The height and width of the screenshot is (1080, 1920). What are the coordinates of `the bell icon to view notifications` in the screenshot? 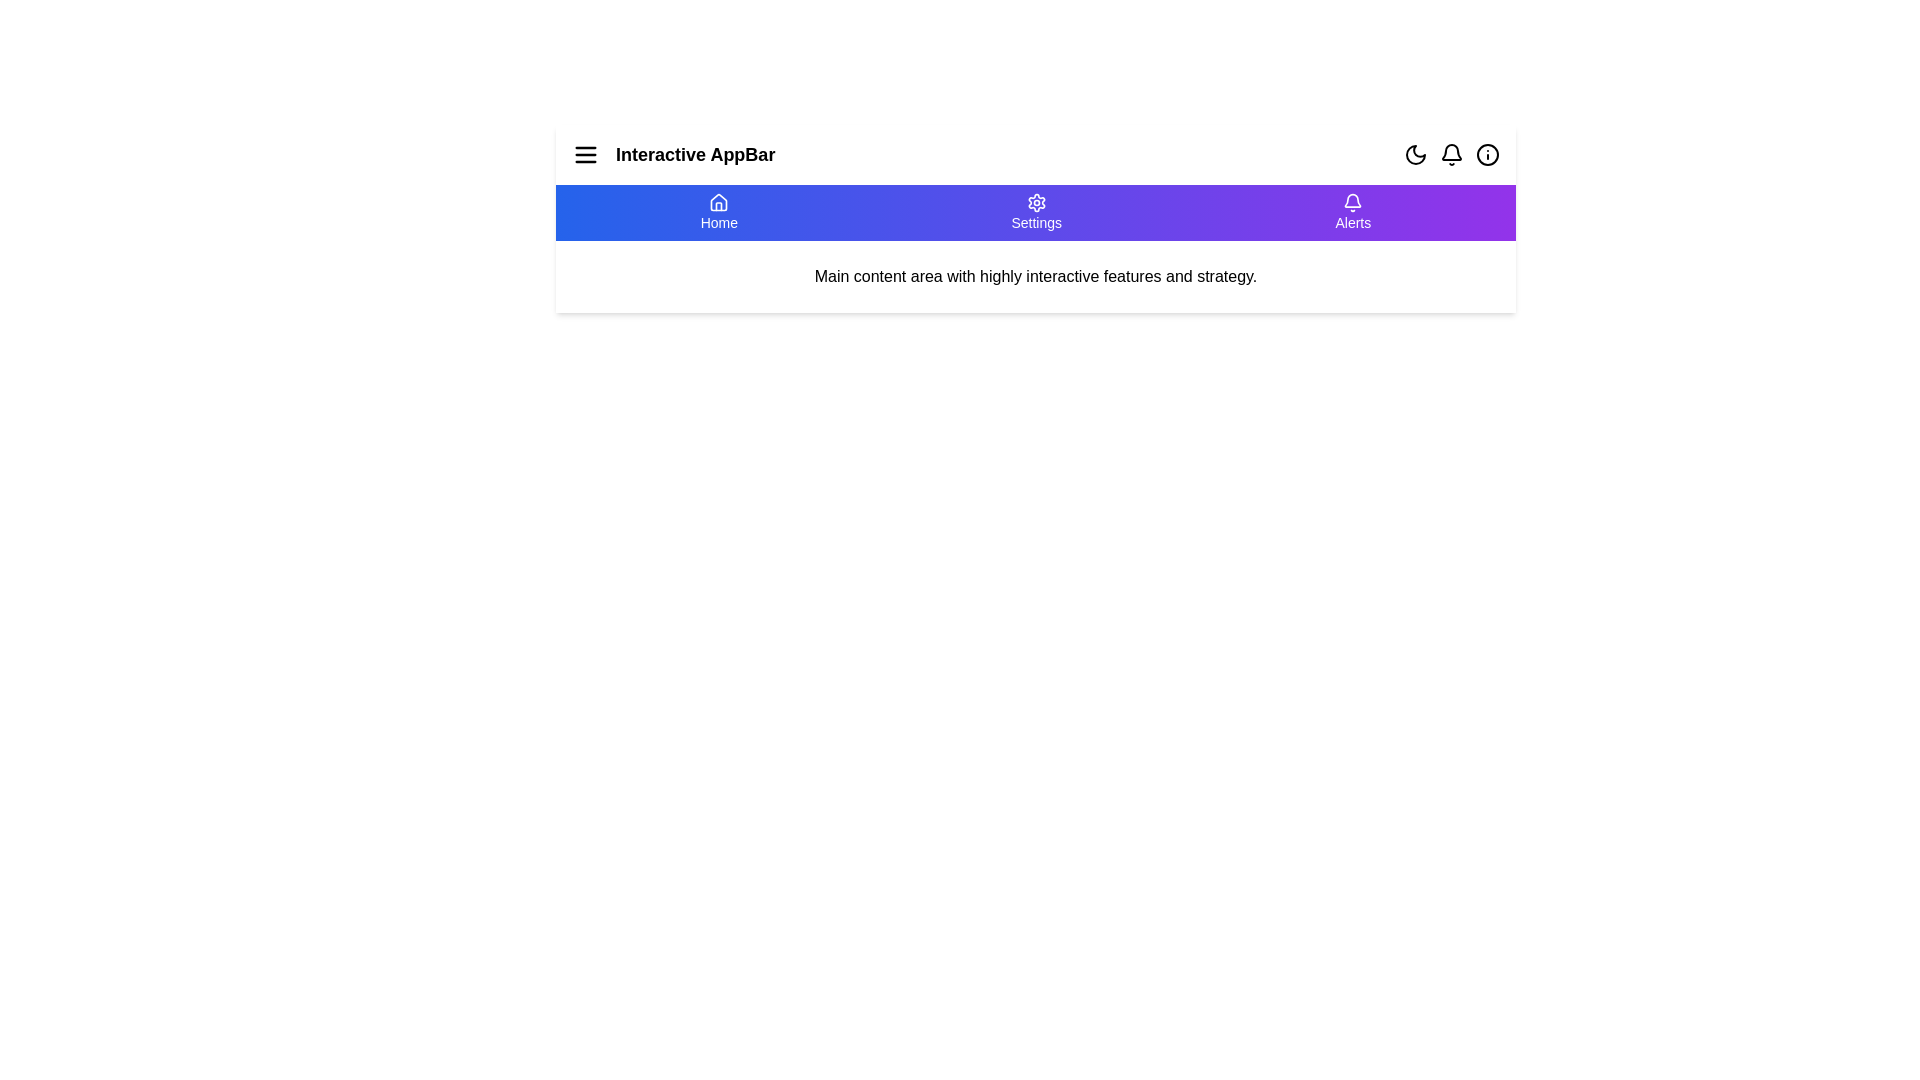 It's located at (1451, 153).